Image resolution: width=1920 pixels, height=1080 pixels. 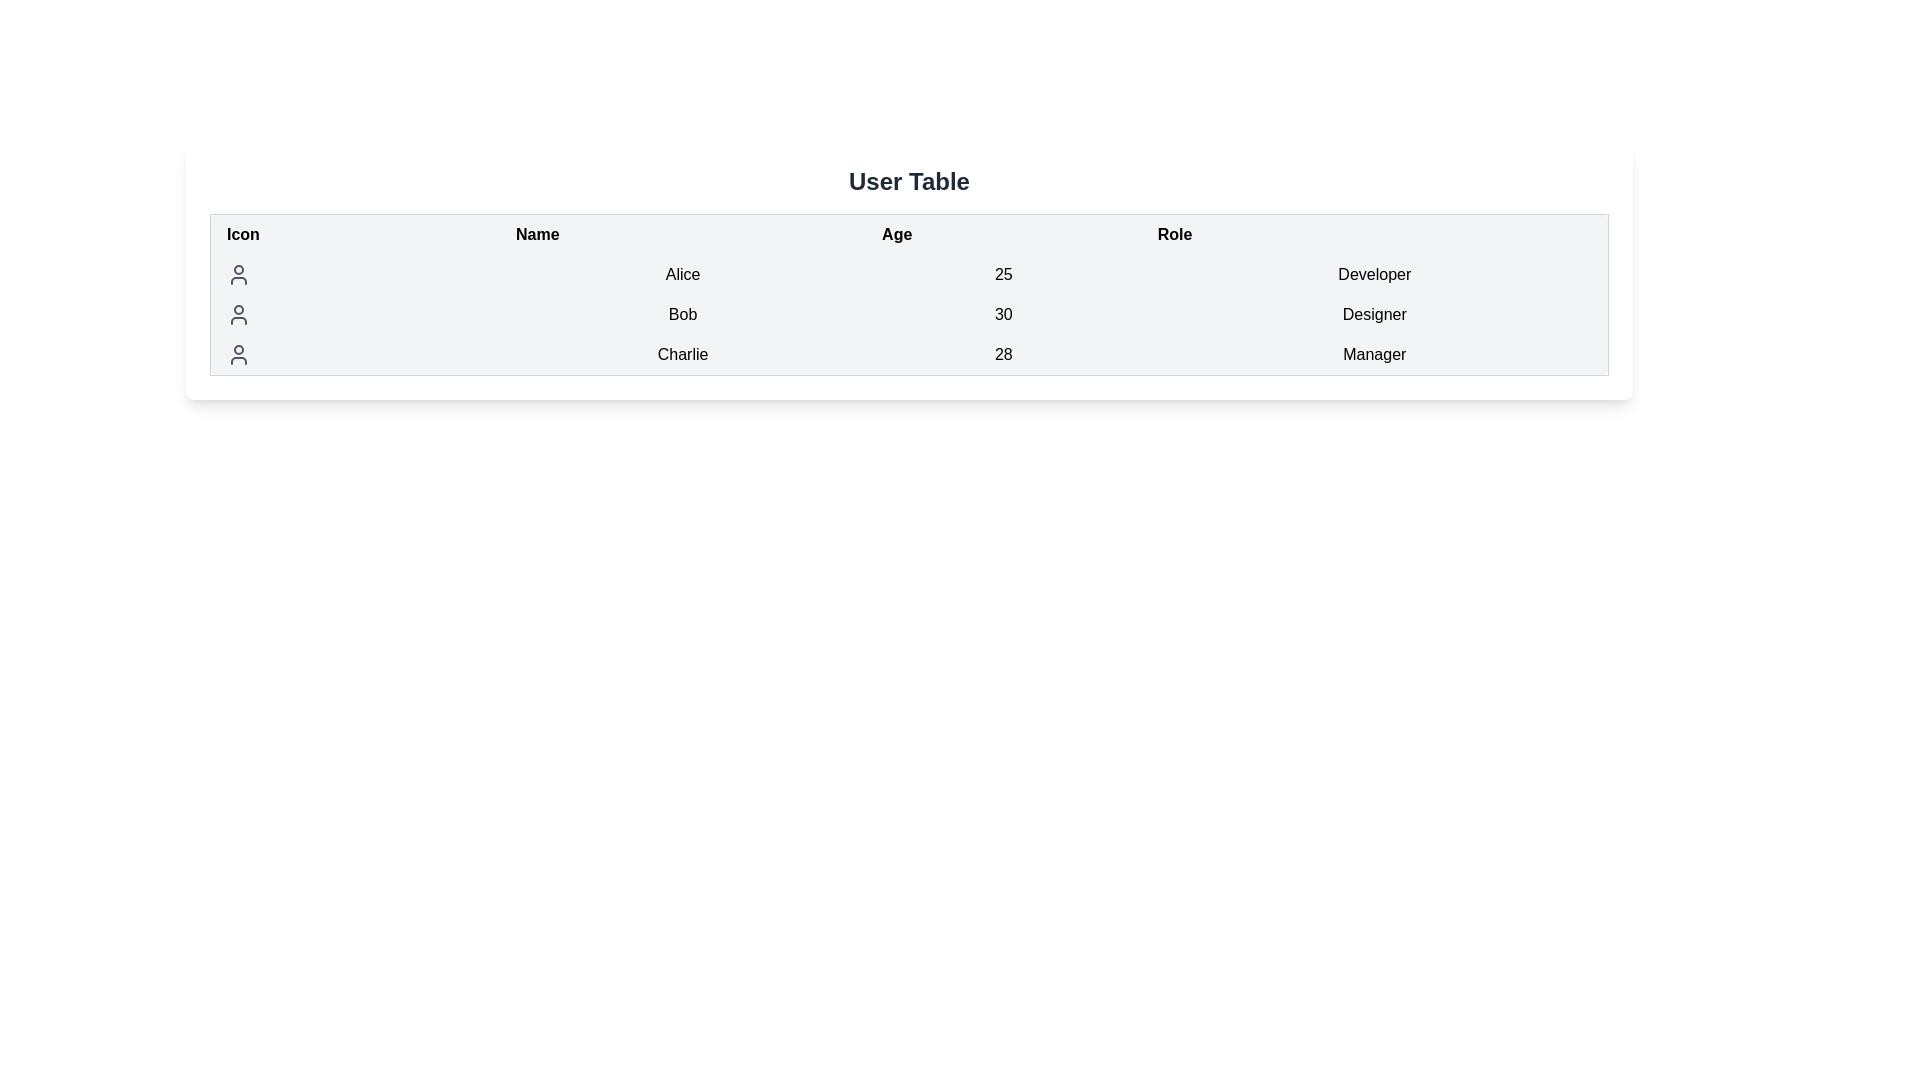 I want to click on 'Age' label, which is the header for the third column in the table, positioned between 'Name' and 'Role', so click(x=908, y=233).